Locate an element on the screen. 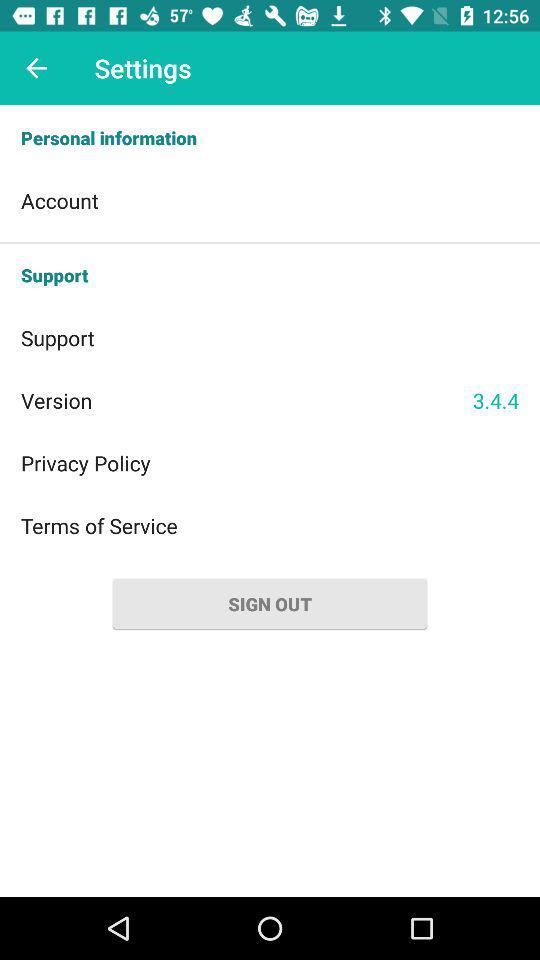 The image size is (540, 960). personal information is located at coordinates (270, 137).